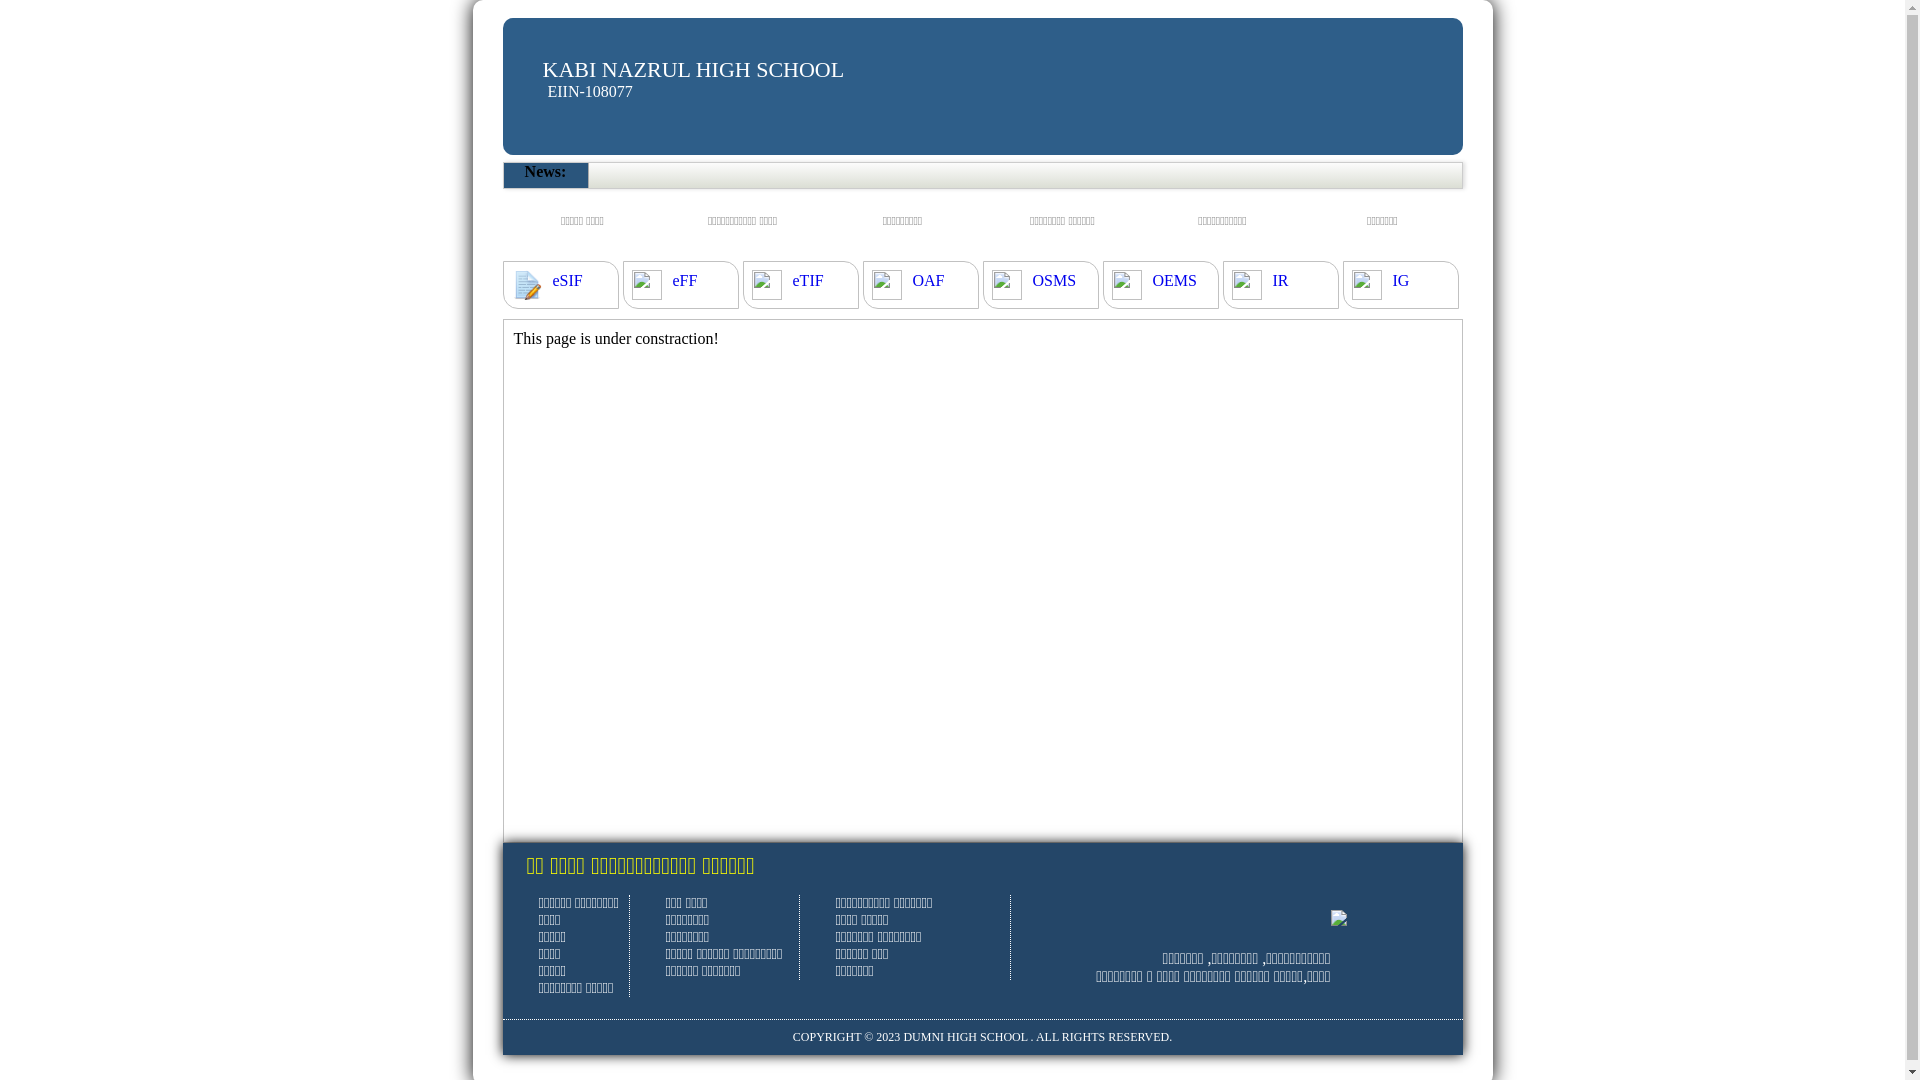  I want to click on 'OAF', so click(911, 281).